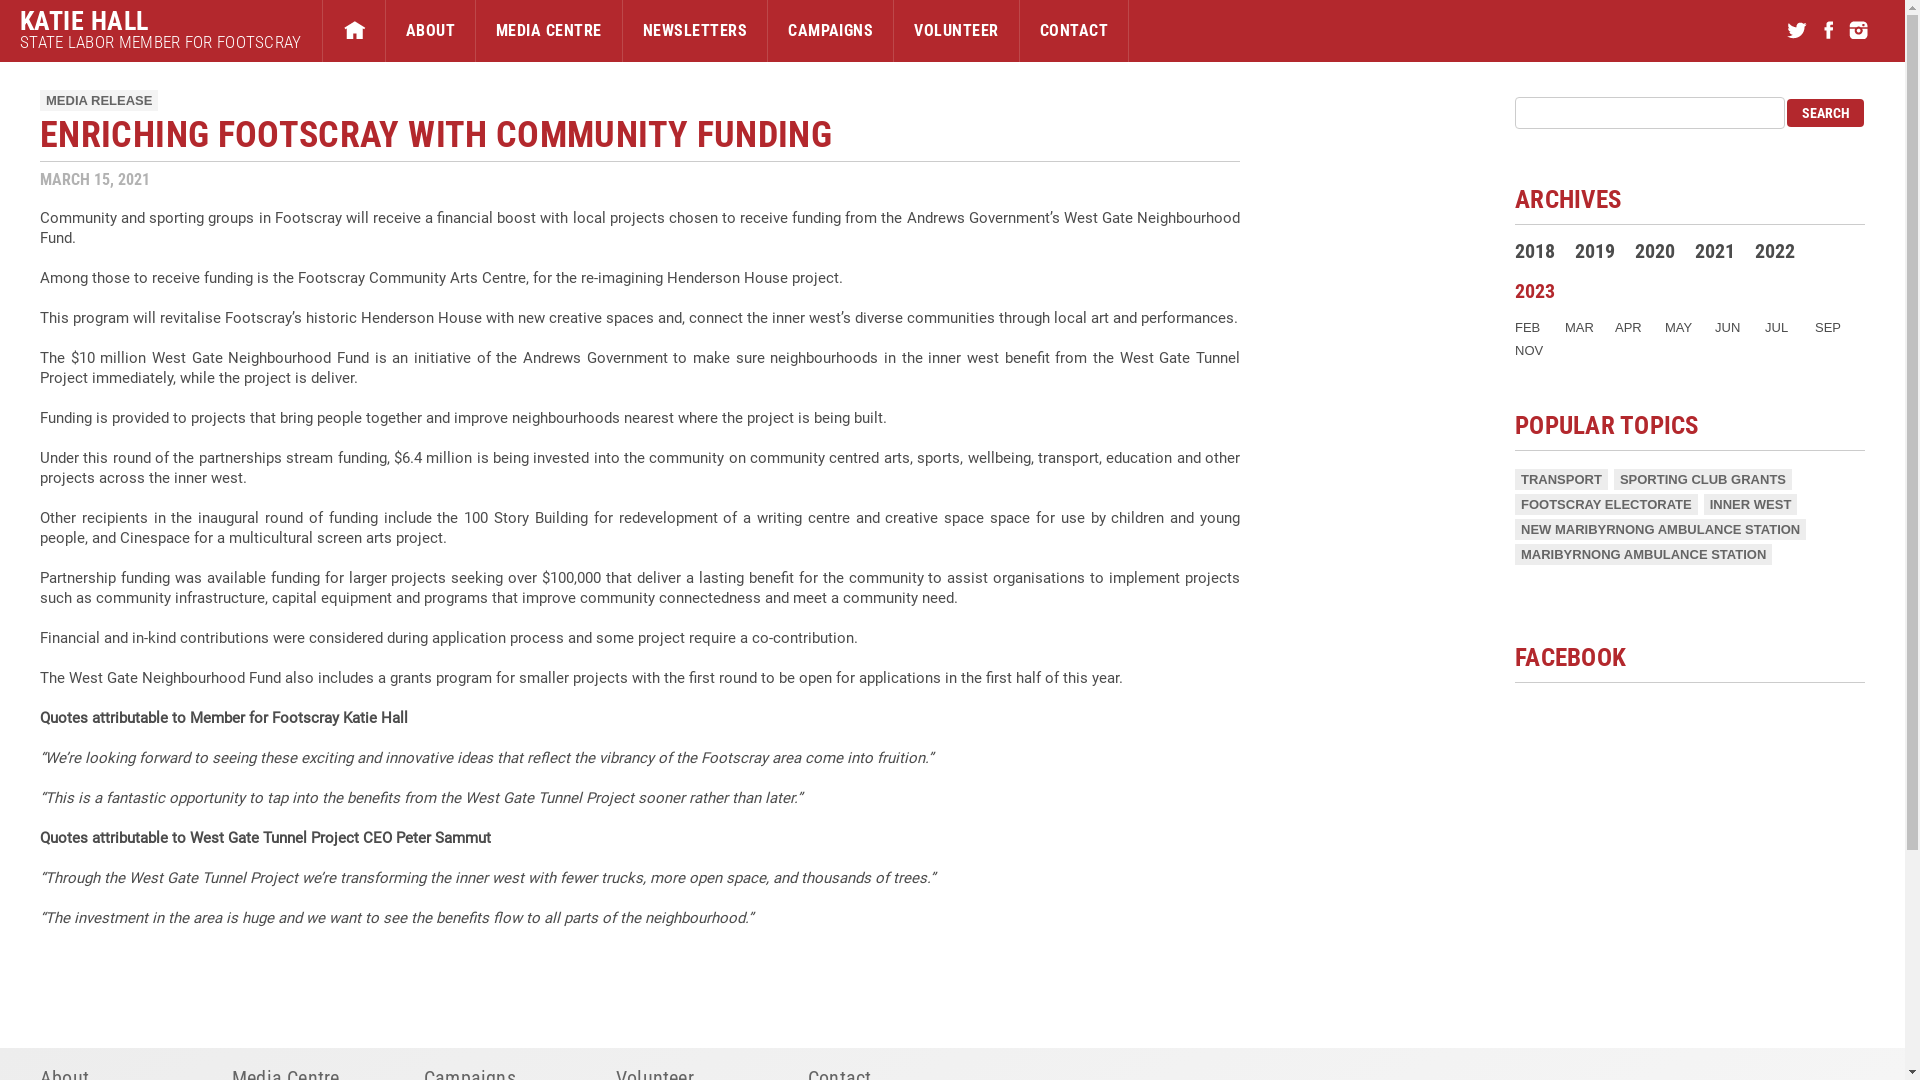 The image size is (1920, 1080). What do you see at coordinates (161, 42) in the screenshot?
I see `'STATE LABOR MEMBER FOR FOOTSCRAY'` at bounding box center [161, 42].